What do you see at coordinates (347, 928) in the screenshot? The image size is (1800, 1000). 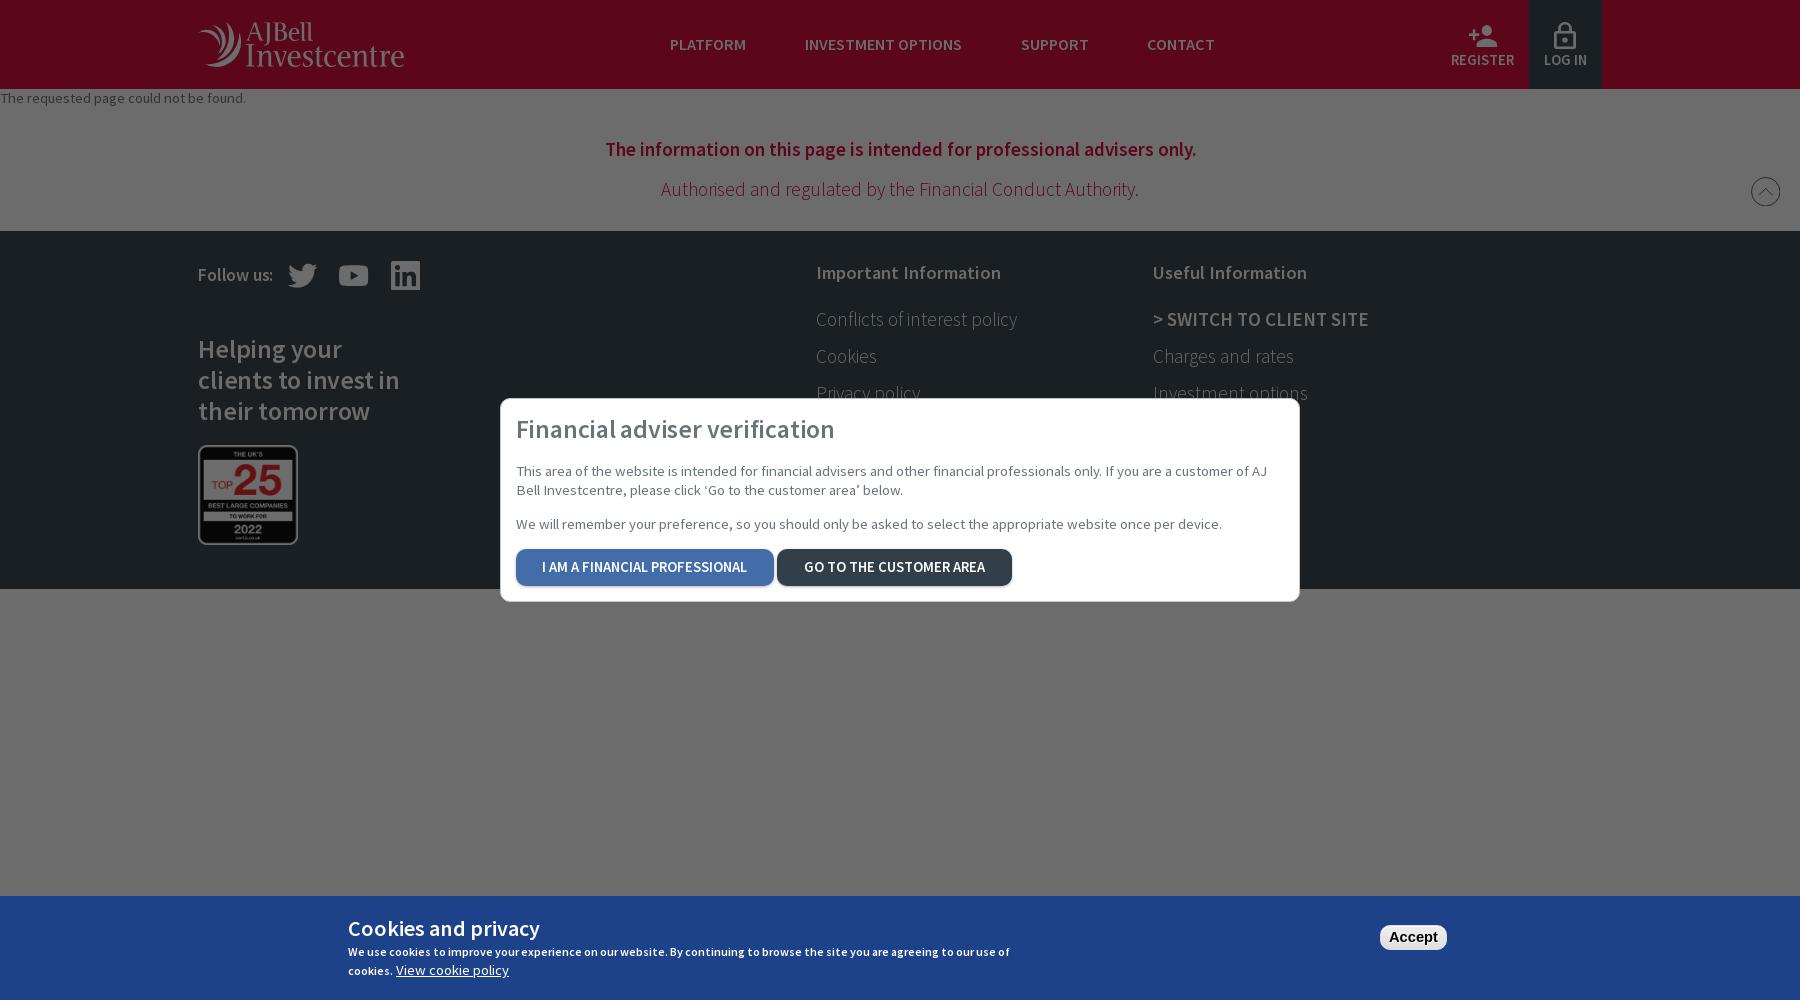 I see `'Cookies and privacy'` at bounding box center [347, 928].